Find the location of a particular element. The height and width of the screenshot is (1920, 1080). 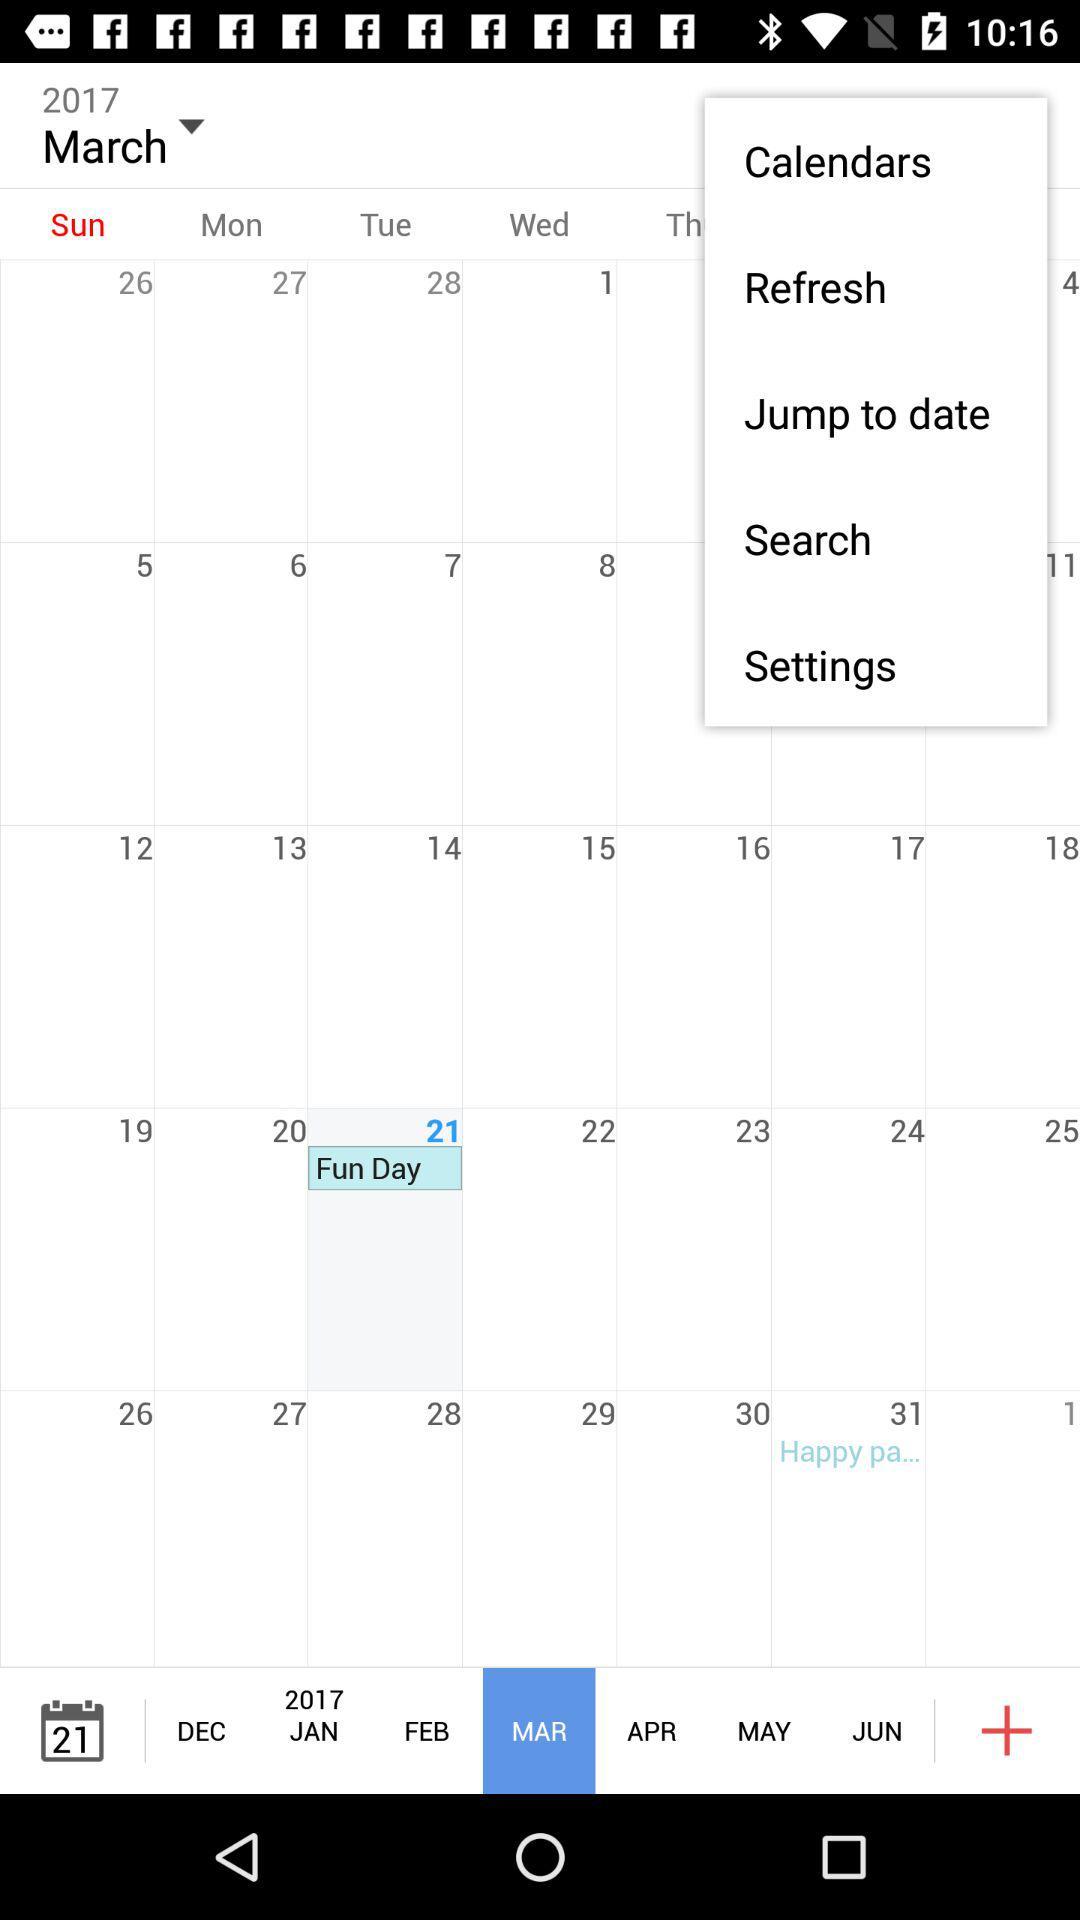

the calendars icon is located at coordinates (874, 160).